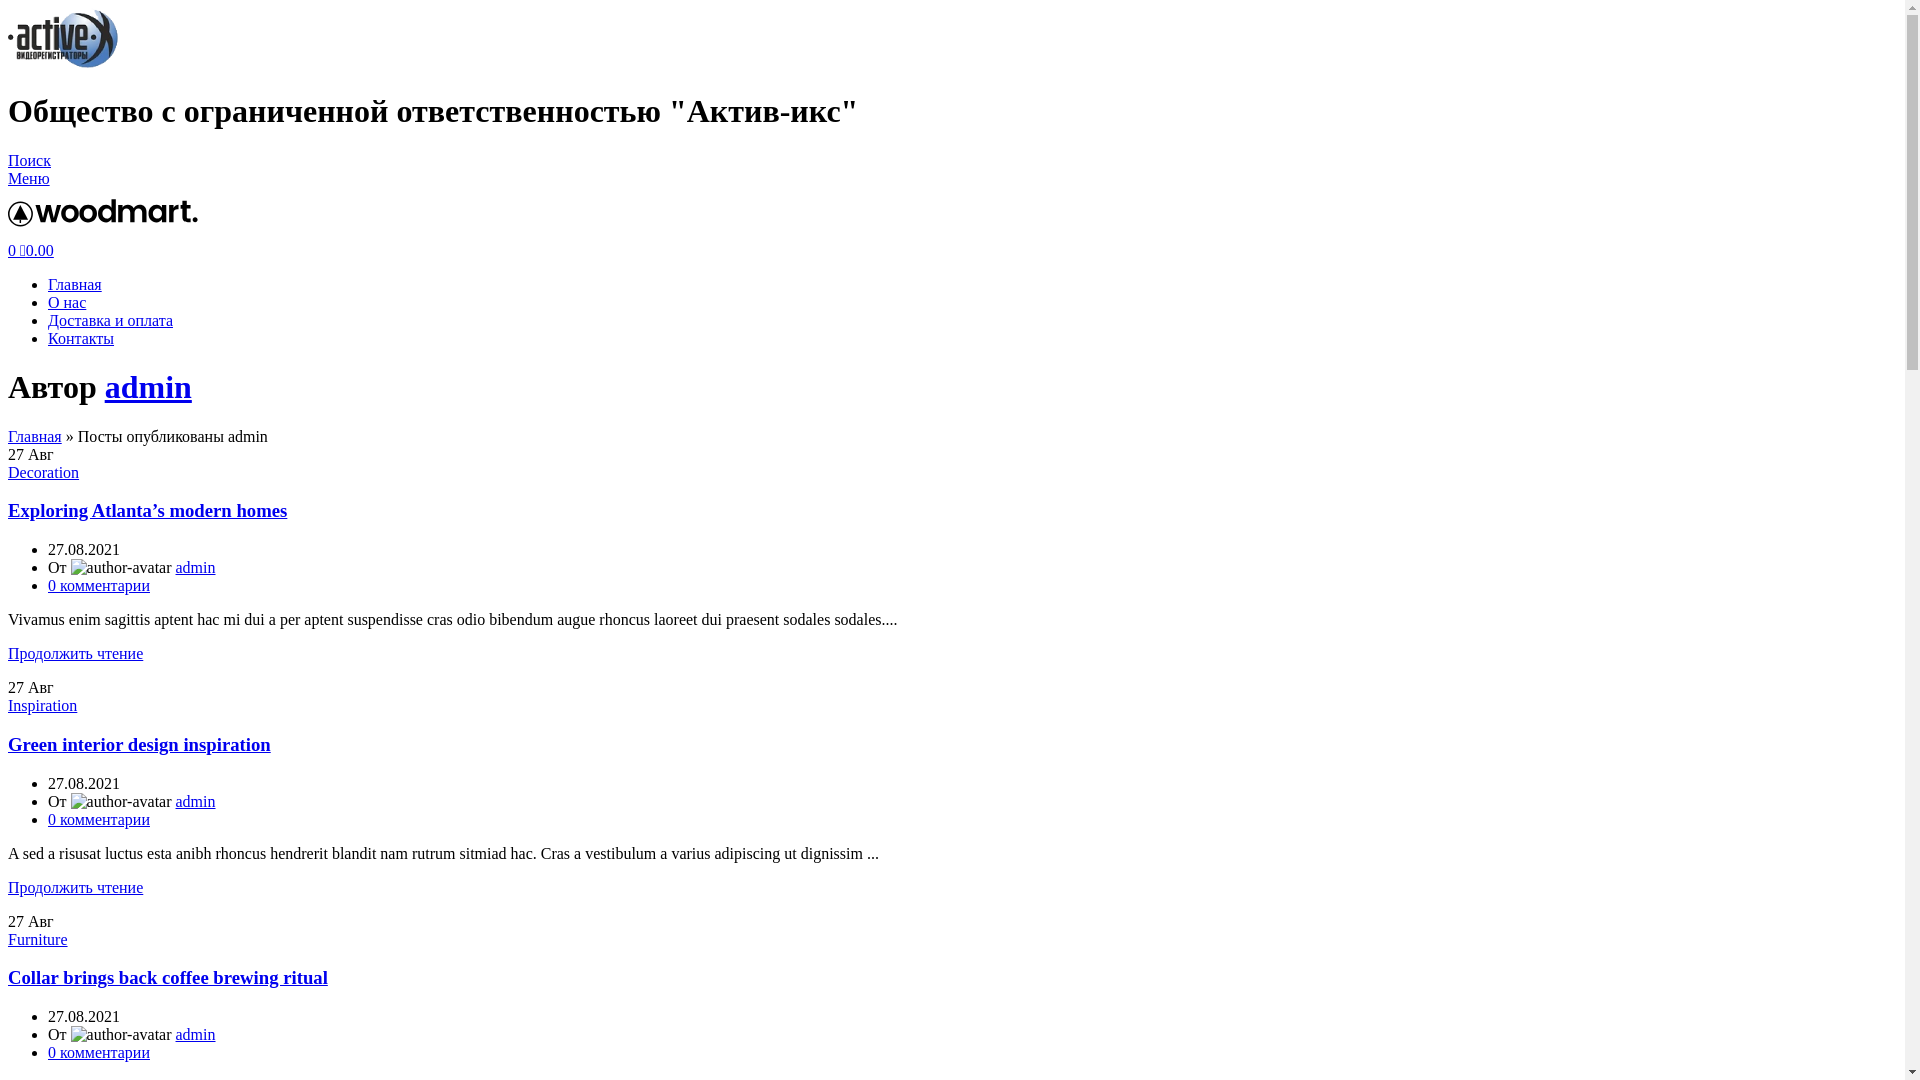 The height and width of the screenshot is (1080, 1920). Describe the element at coordinates (38, 939) in the screenshot. I see `'Furniture'` at that location.